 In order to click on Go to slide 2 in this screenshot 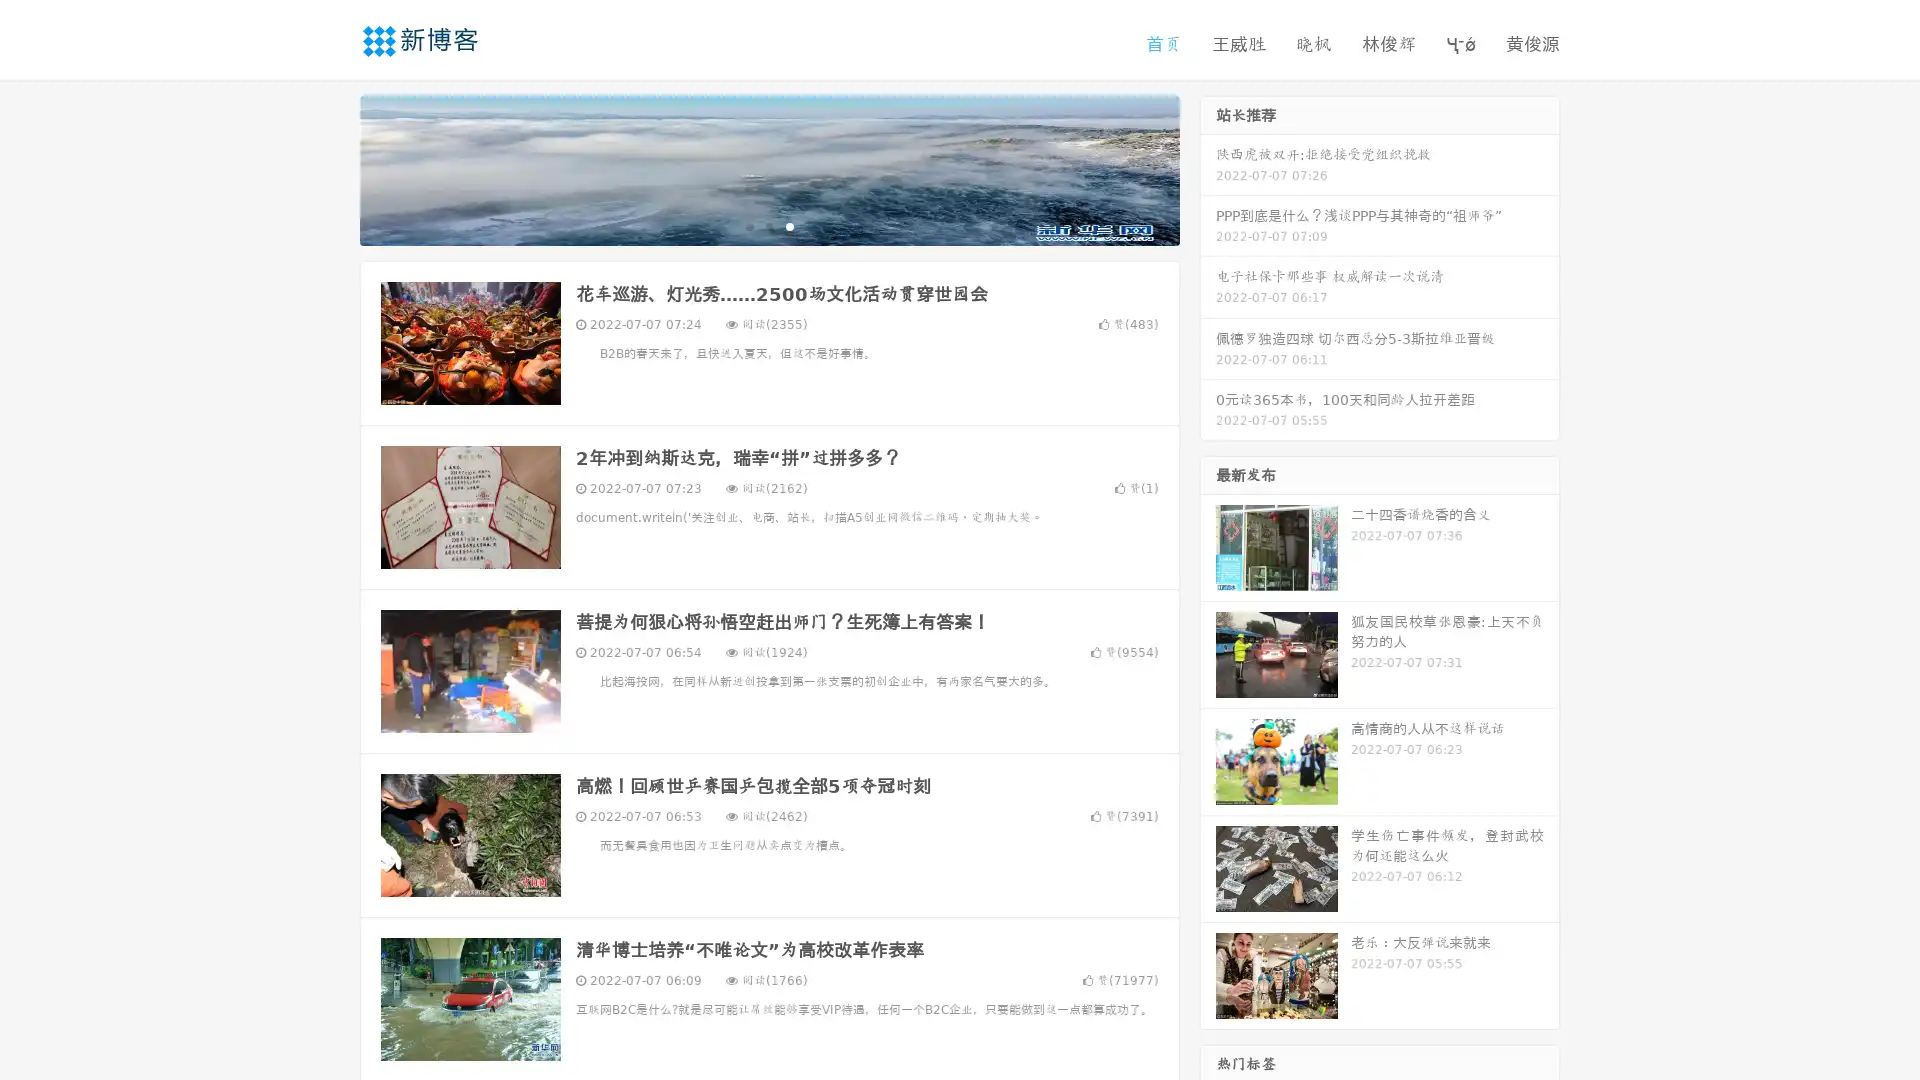, I will do `click(768, 225)`.